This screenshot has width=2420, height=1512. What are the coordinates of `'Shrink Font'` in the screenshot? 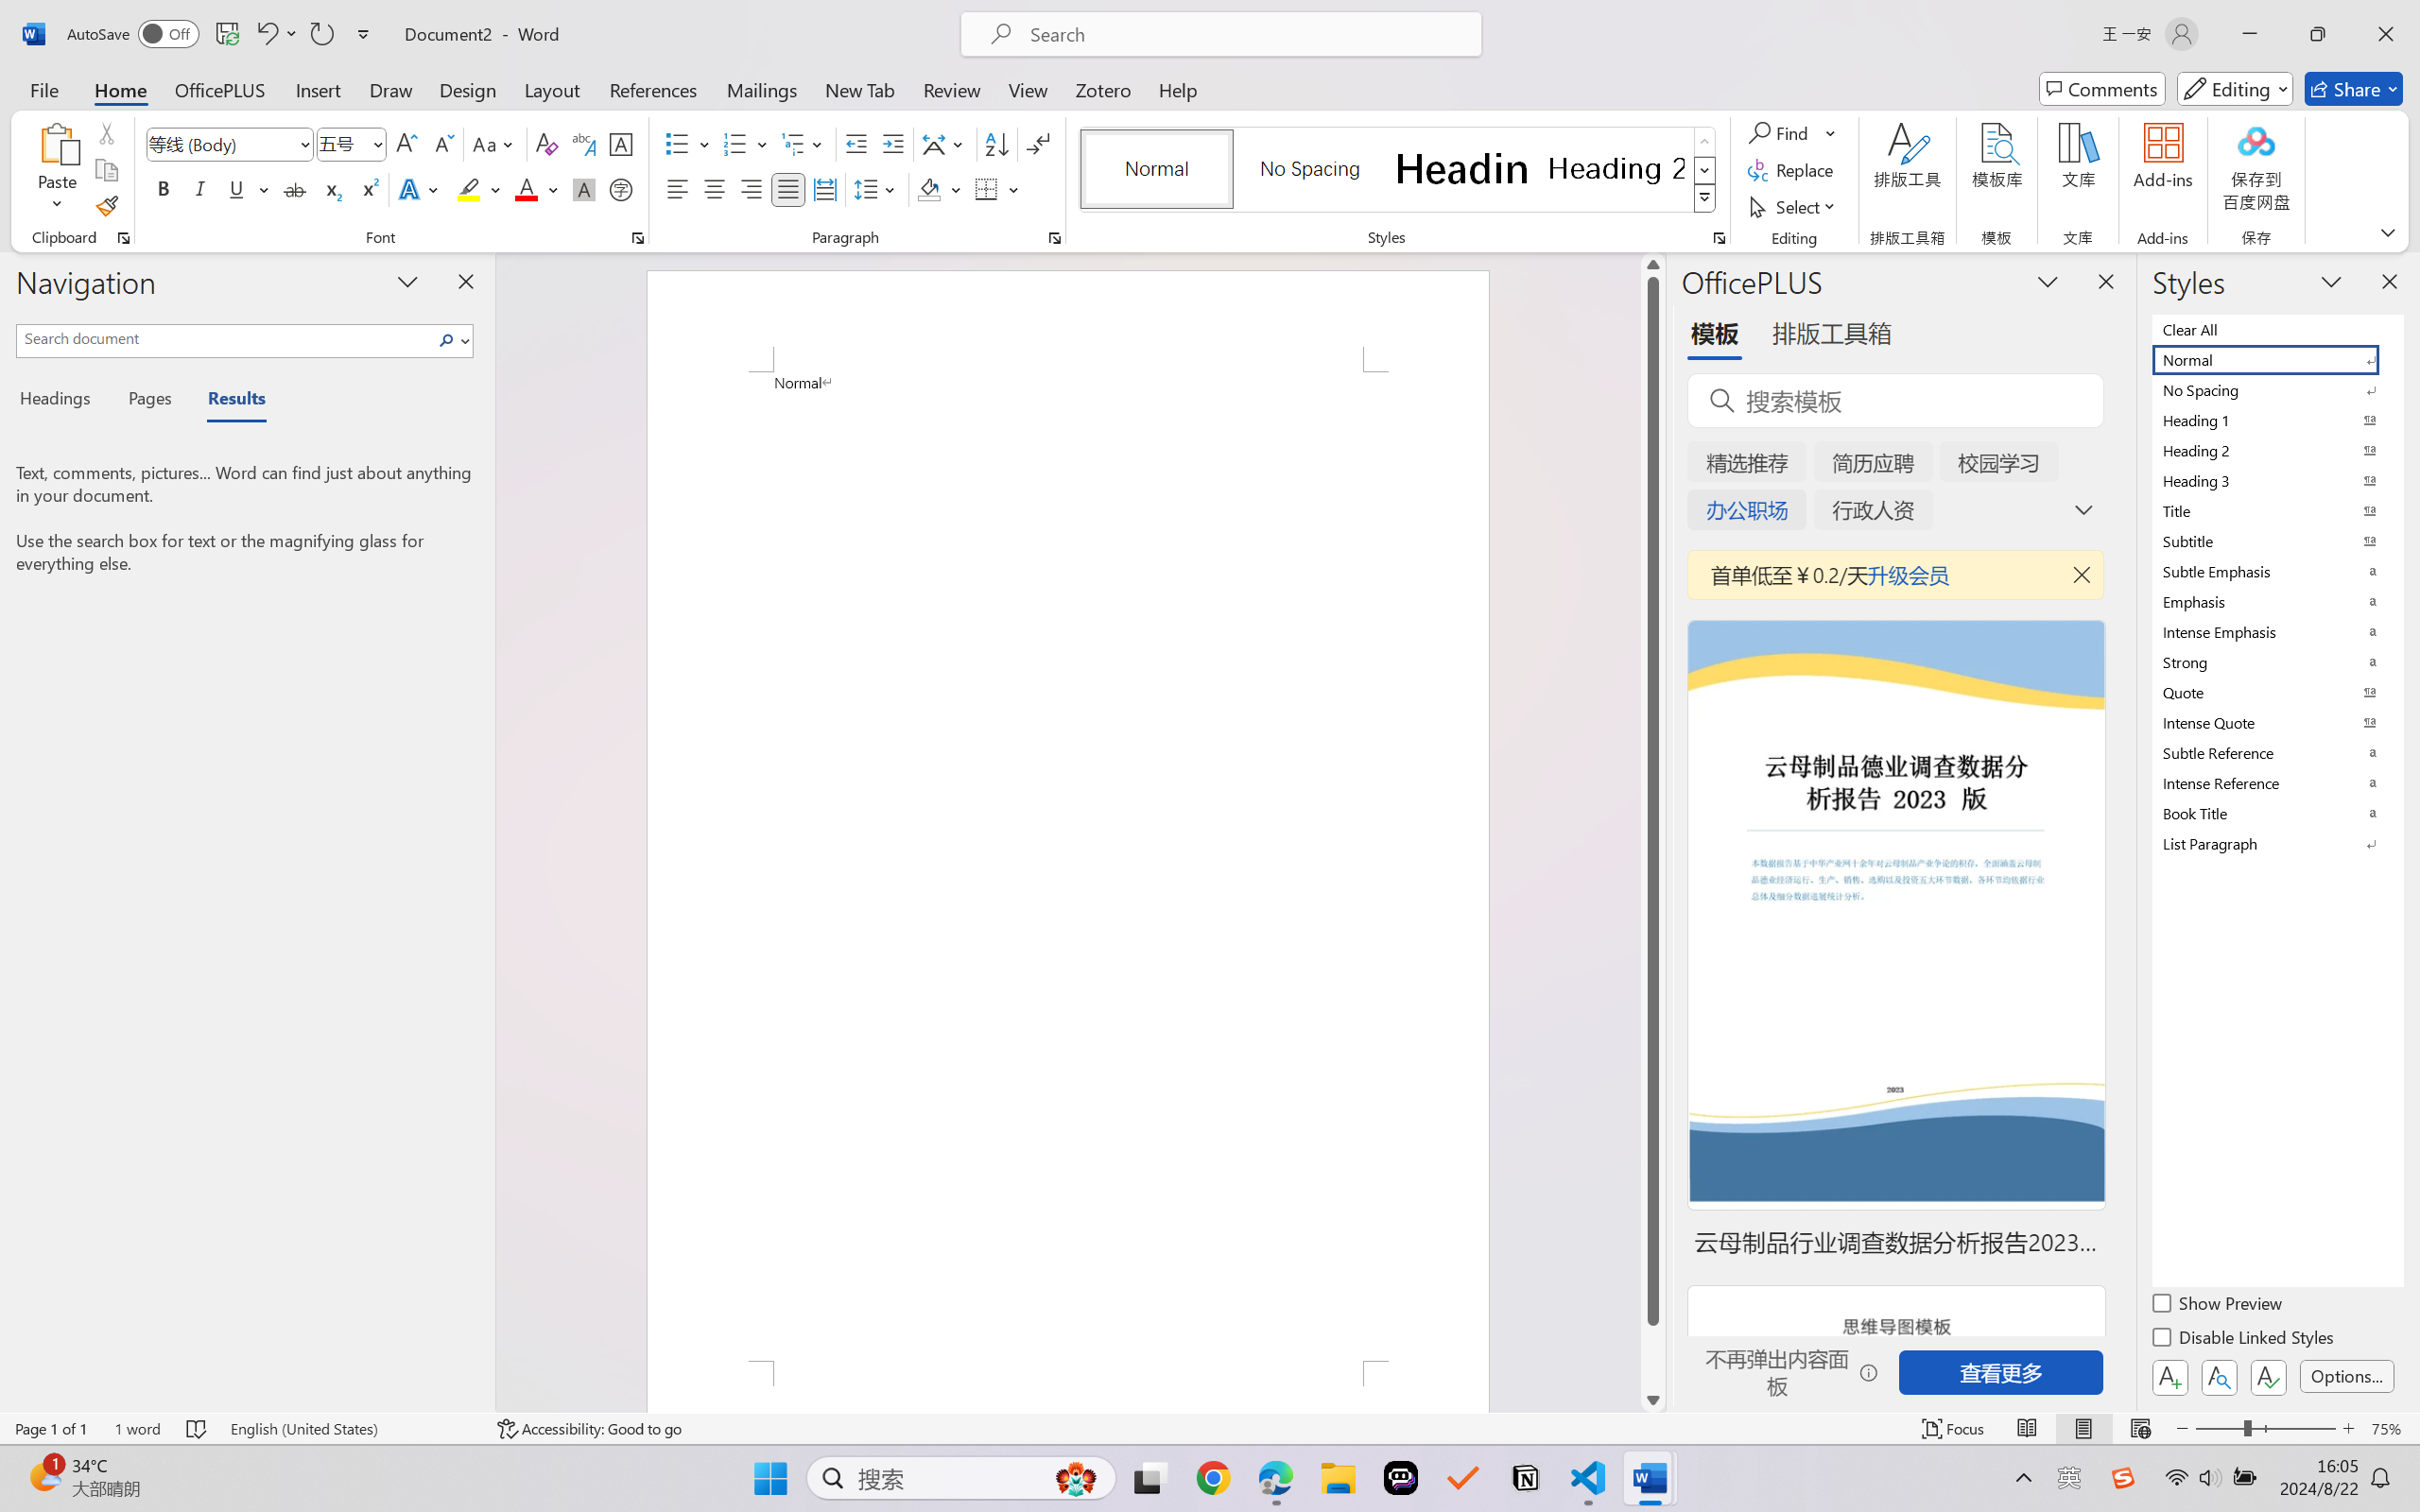 It's located at (441, 144).